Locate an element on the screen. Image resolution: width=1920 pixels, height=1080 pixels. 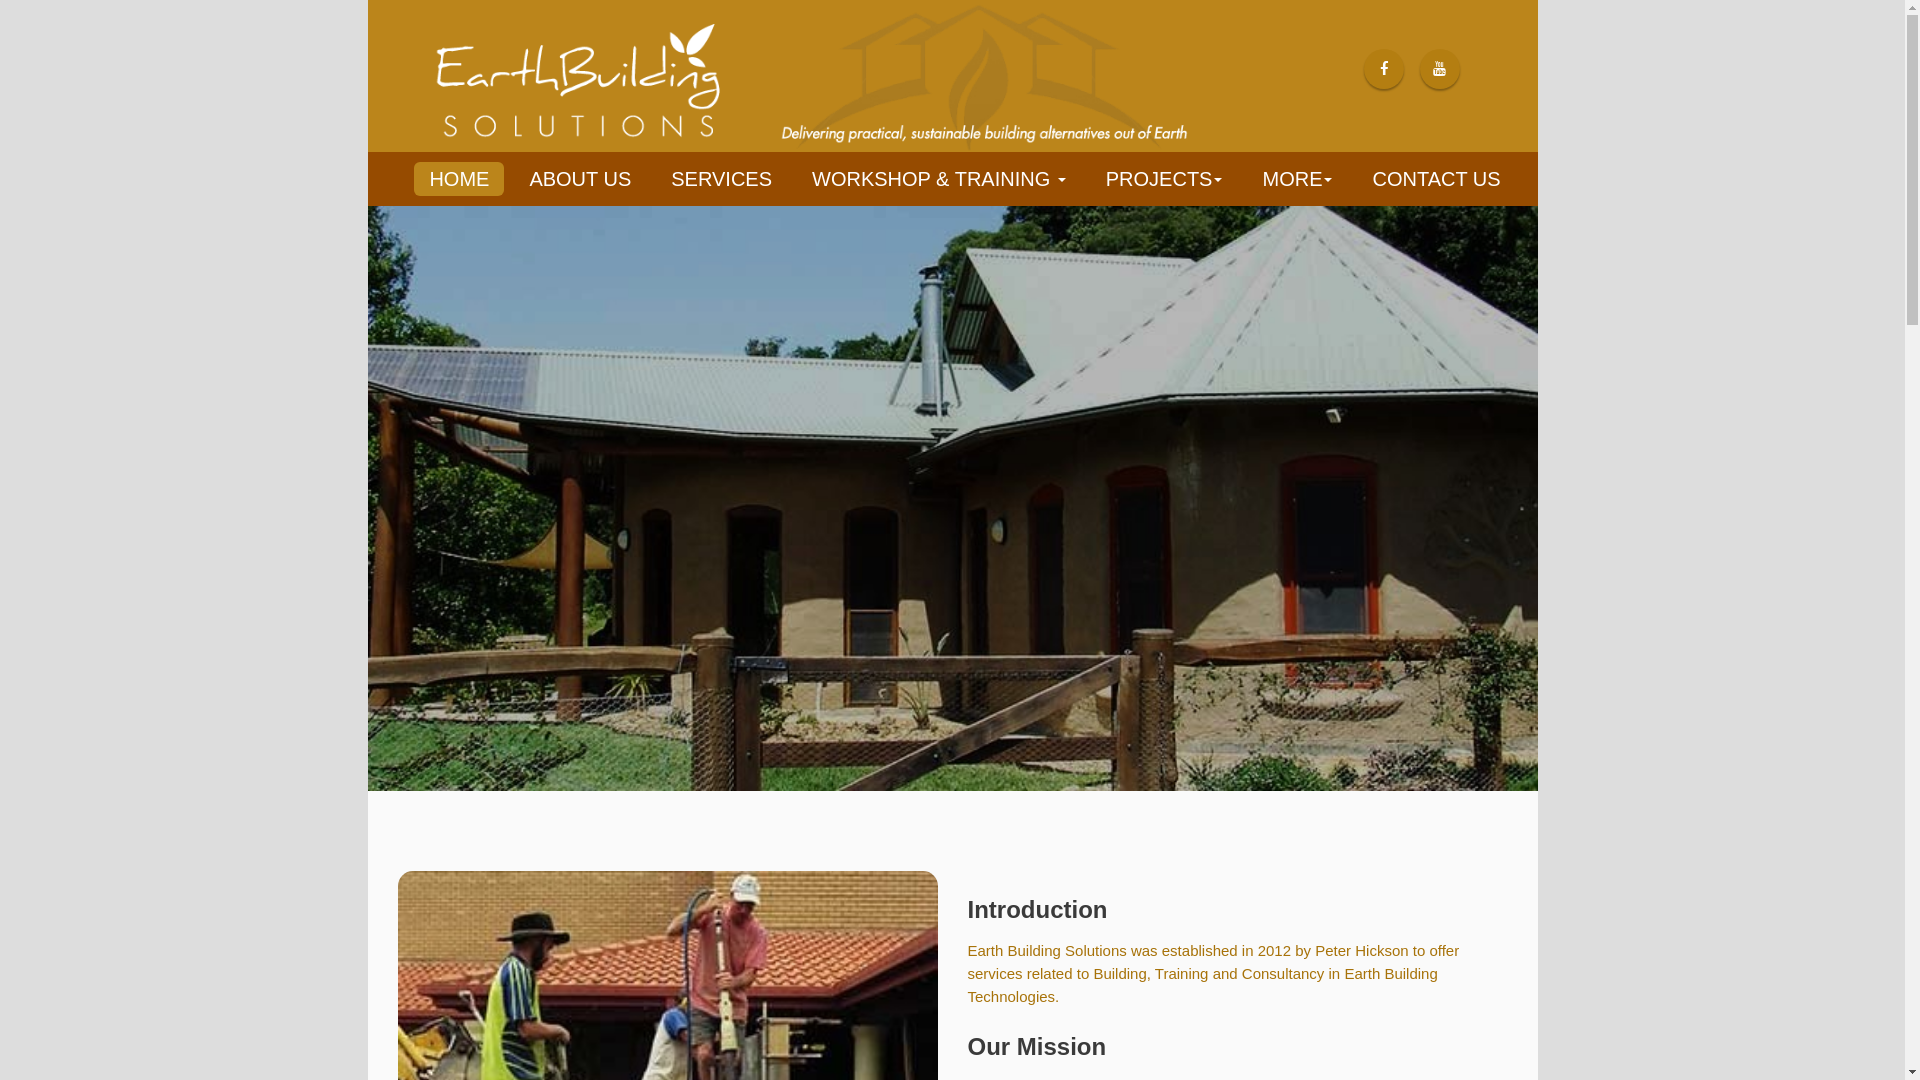
'CONTACT US' is located at coordinates (1434, 177).